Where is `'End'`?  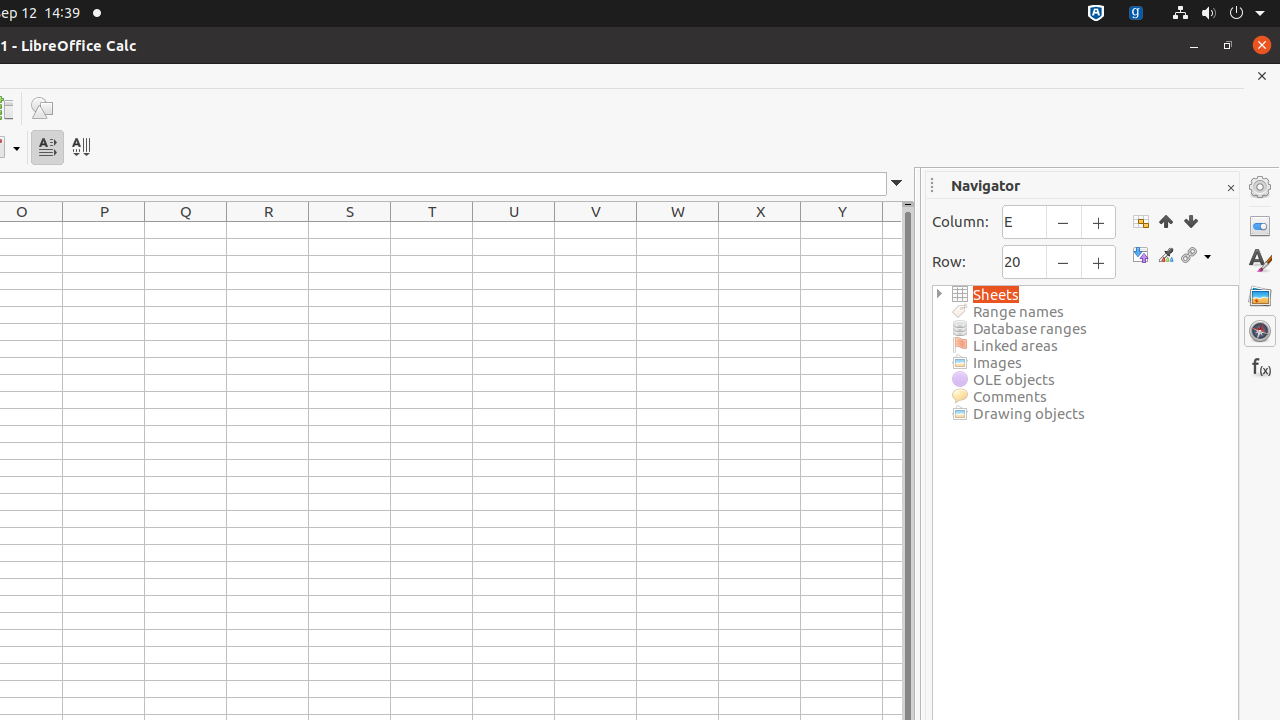
'End' is located at coordinates (1190, 221).